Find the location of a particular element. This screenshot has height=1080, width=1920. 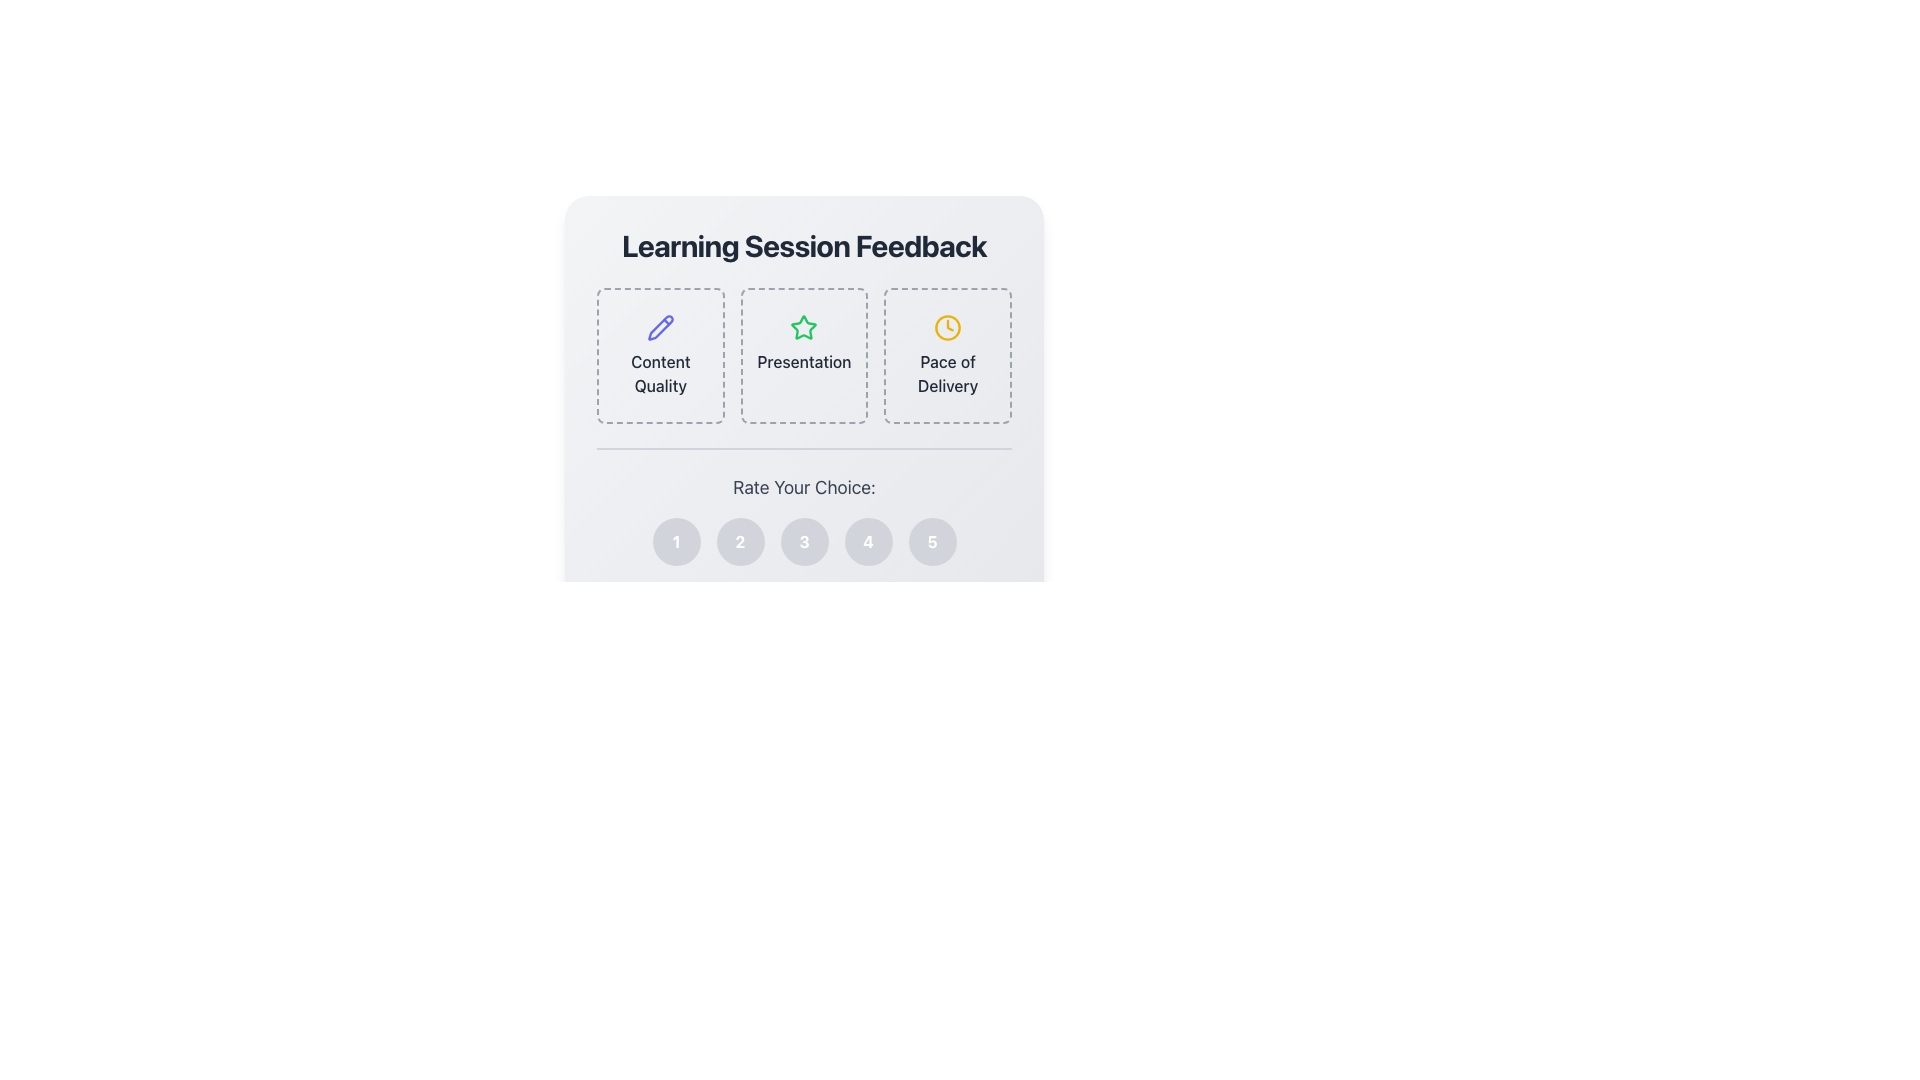

the vibrant indigo pencil-shaped icon with a dashed border located in the 'Content Quality' section is located at coordinates (660, 326).